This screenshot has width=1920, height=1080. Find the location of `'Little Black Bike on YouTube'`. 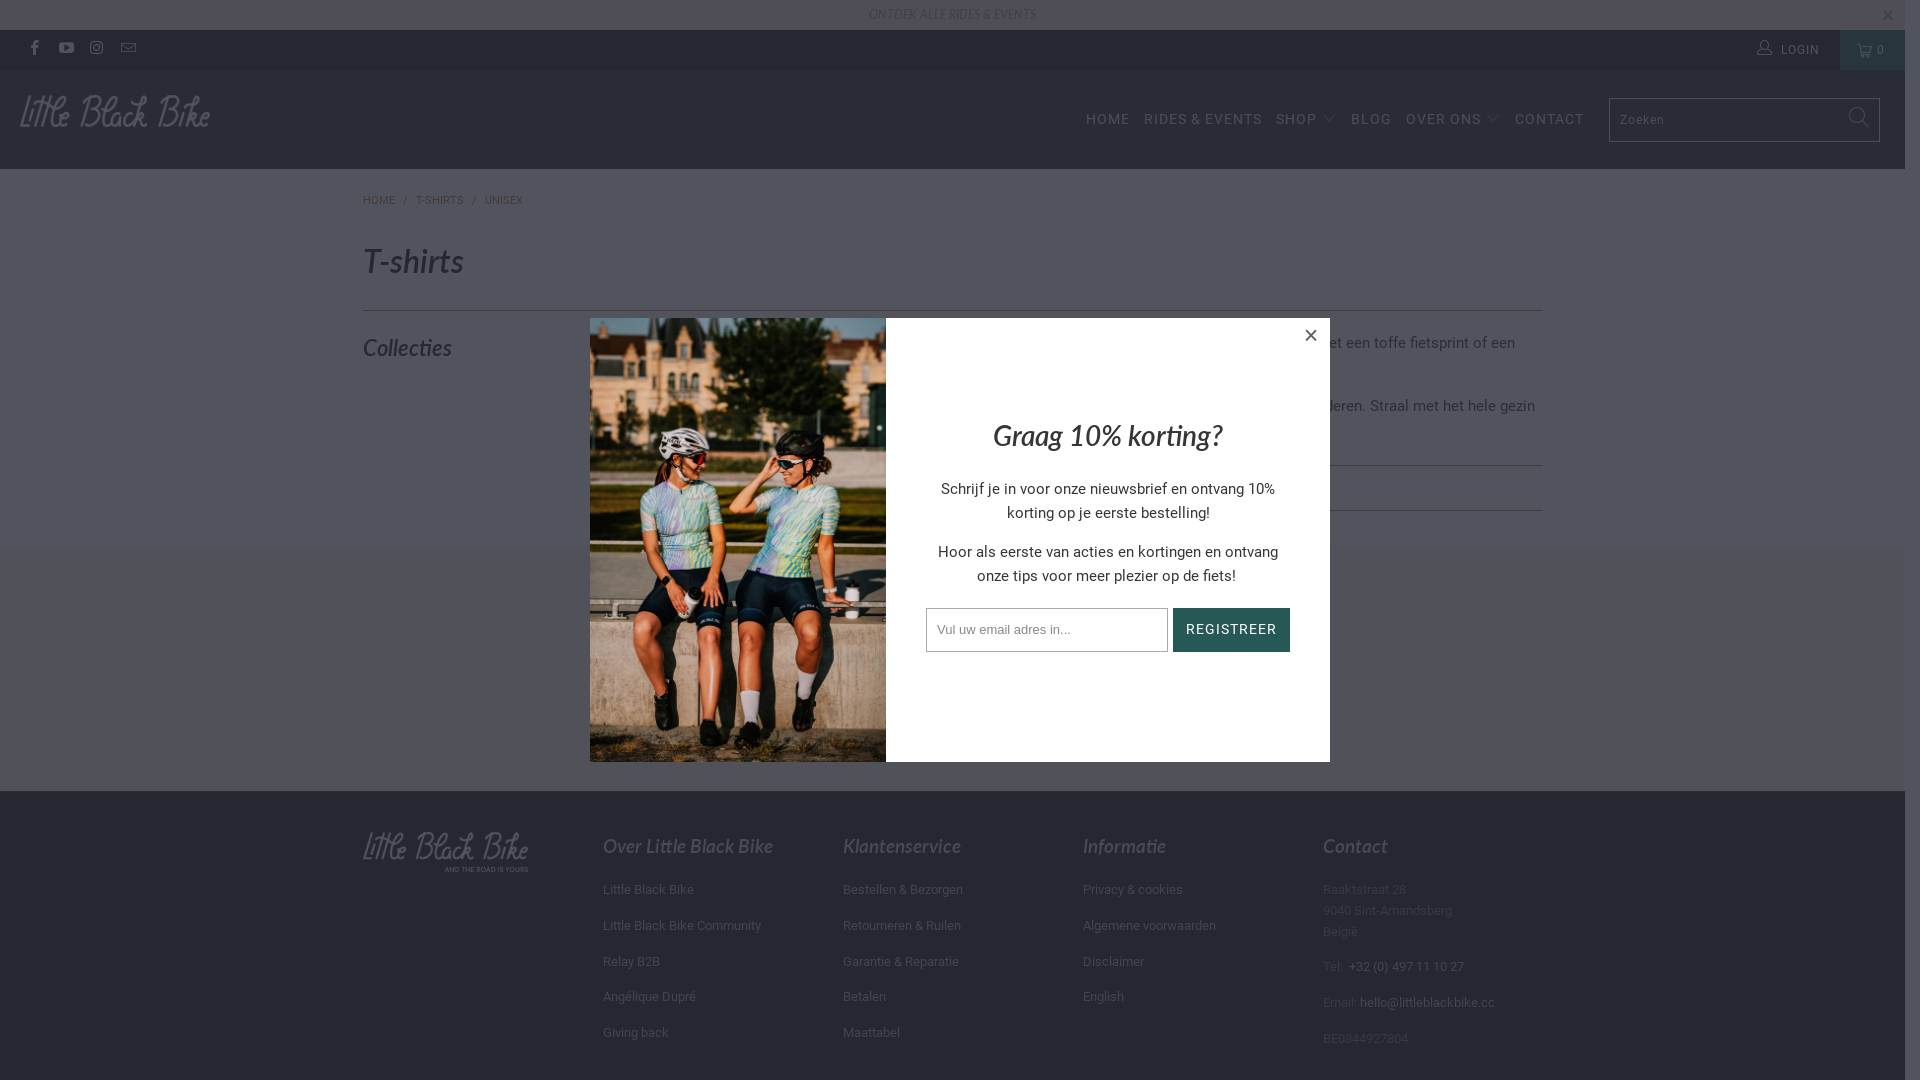

'Little Black Bike on YouTube' is located at coordinates (64, 49).